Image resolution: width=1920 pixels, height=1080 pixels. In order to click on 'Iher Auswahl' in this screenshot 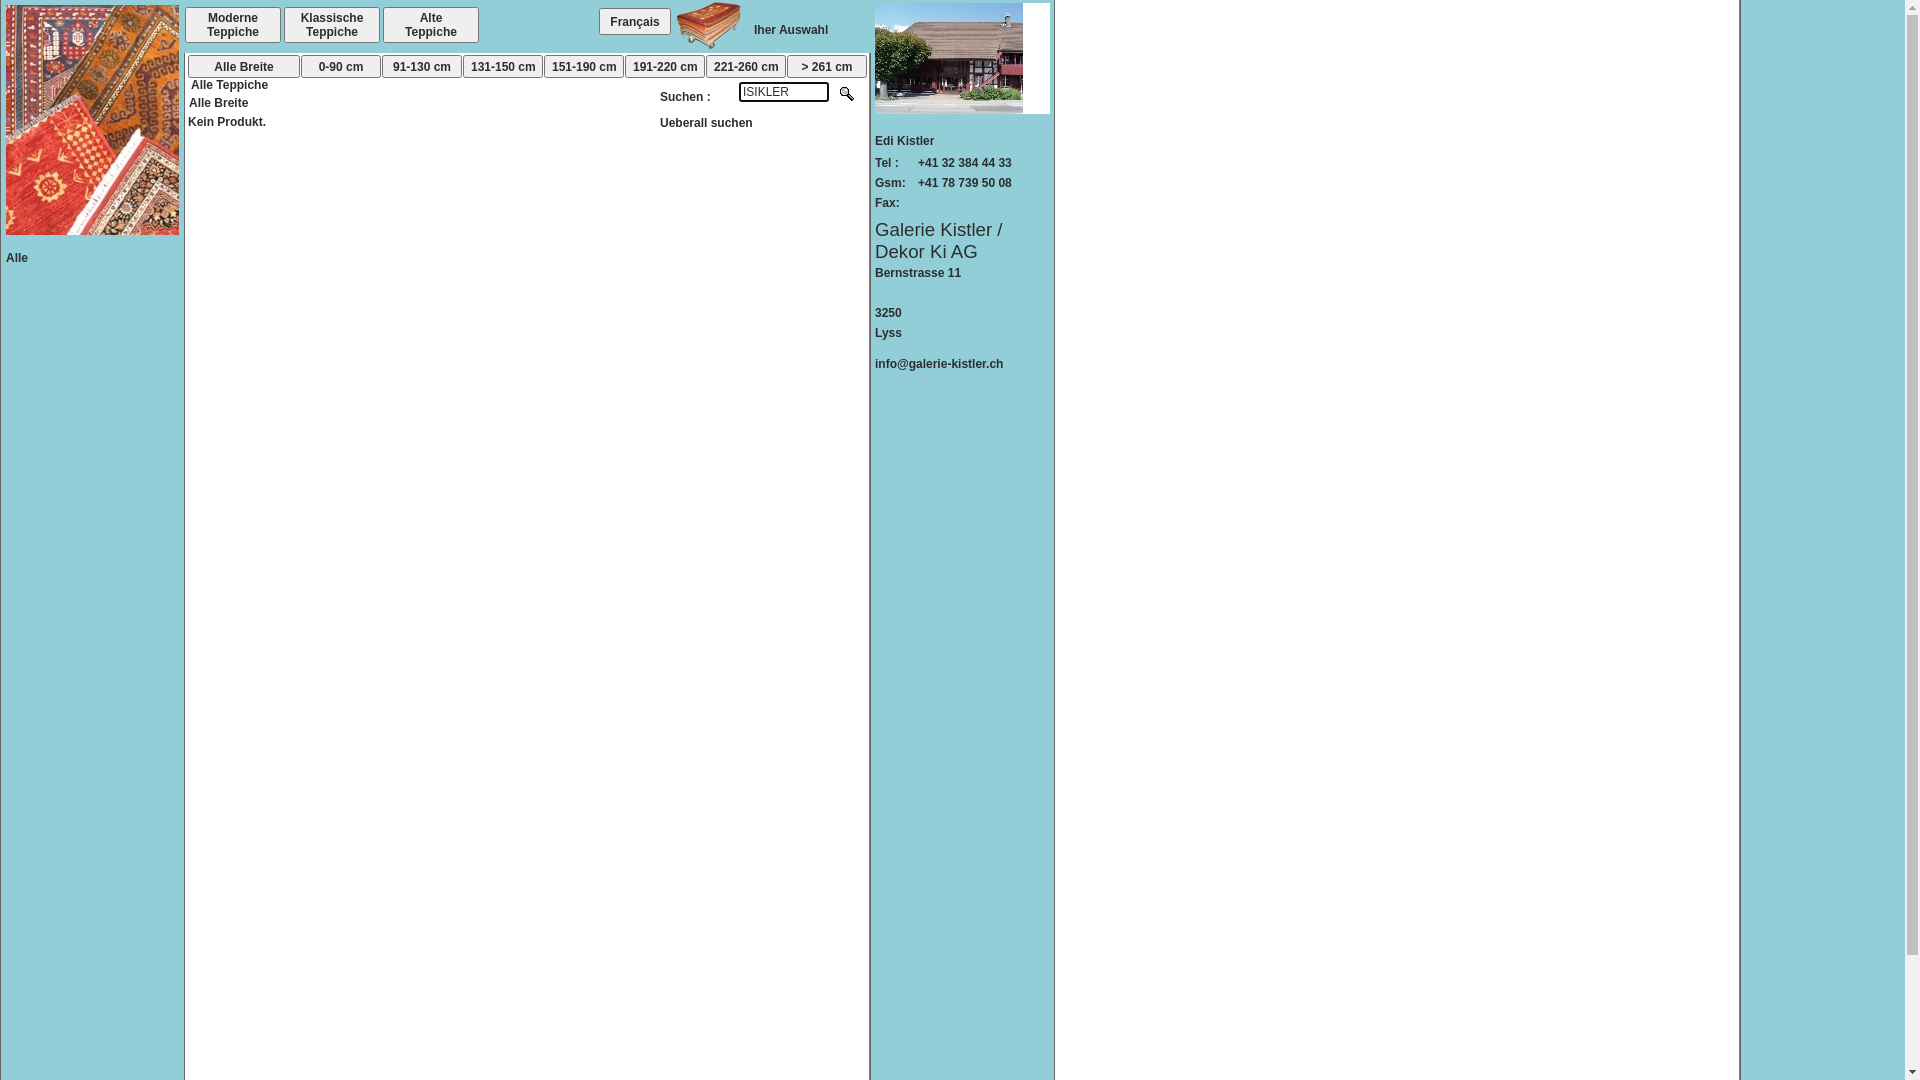, I will do `click(790, 30)`.